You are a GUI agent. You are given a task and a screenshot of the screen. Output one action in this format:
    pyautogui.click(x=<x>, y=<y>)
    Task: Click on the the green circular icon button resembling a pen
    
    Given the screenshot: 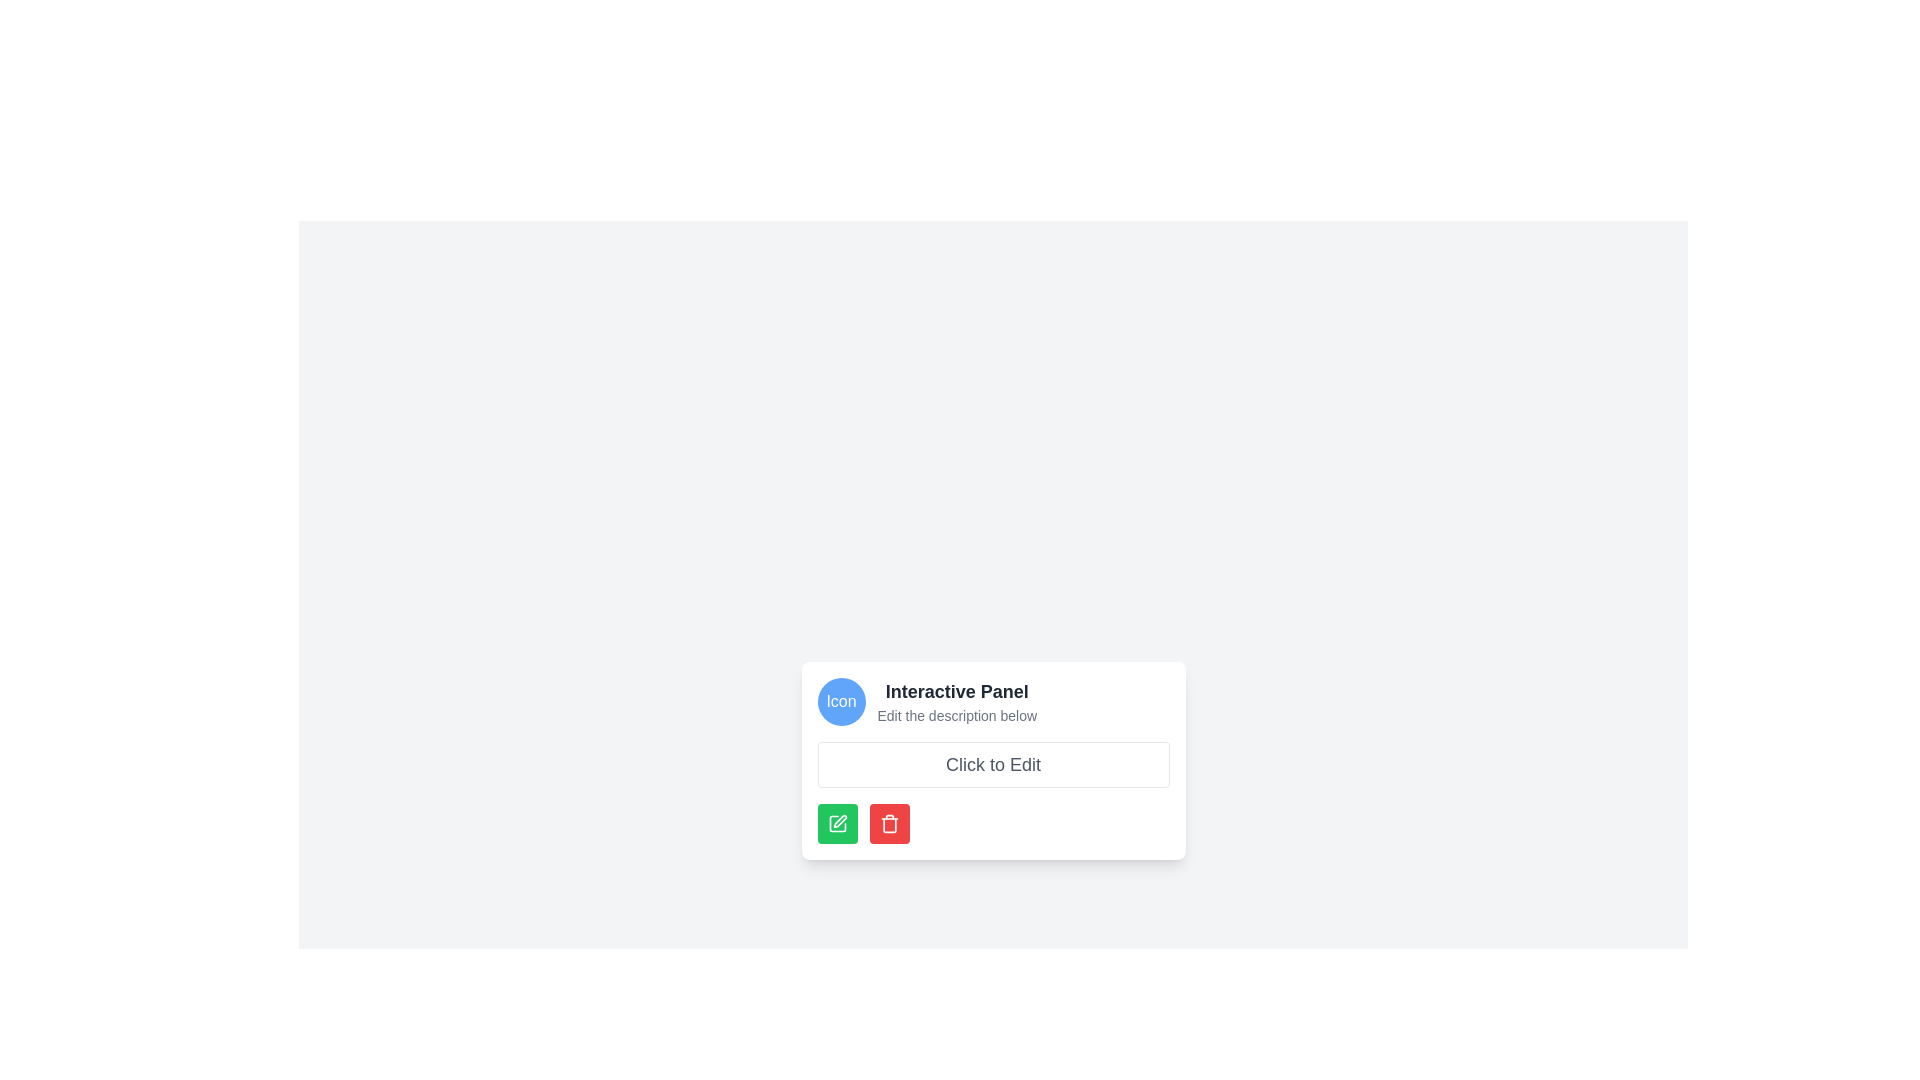 What is the action you would take?
    pyautogui.click(x=837, y=824)
    